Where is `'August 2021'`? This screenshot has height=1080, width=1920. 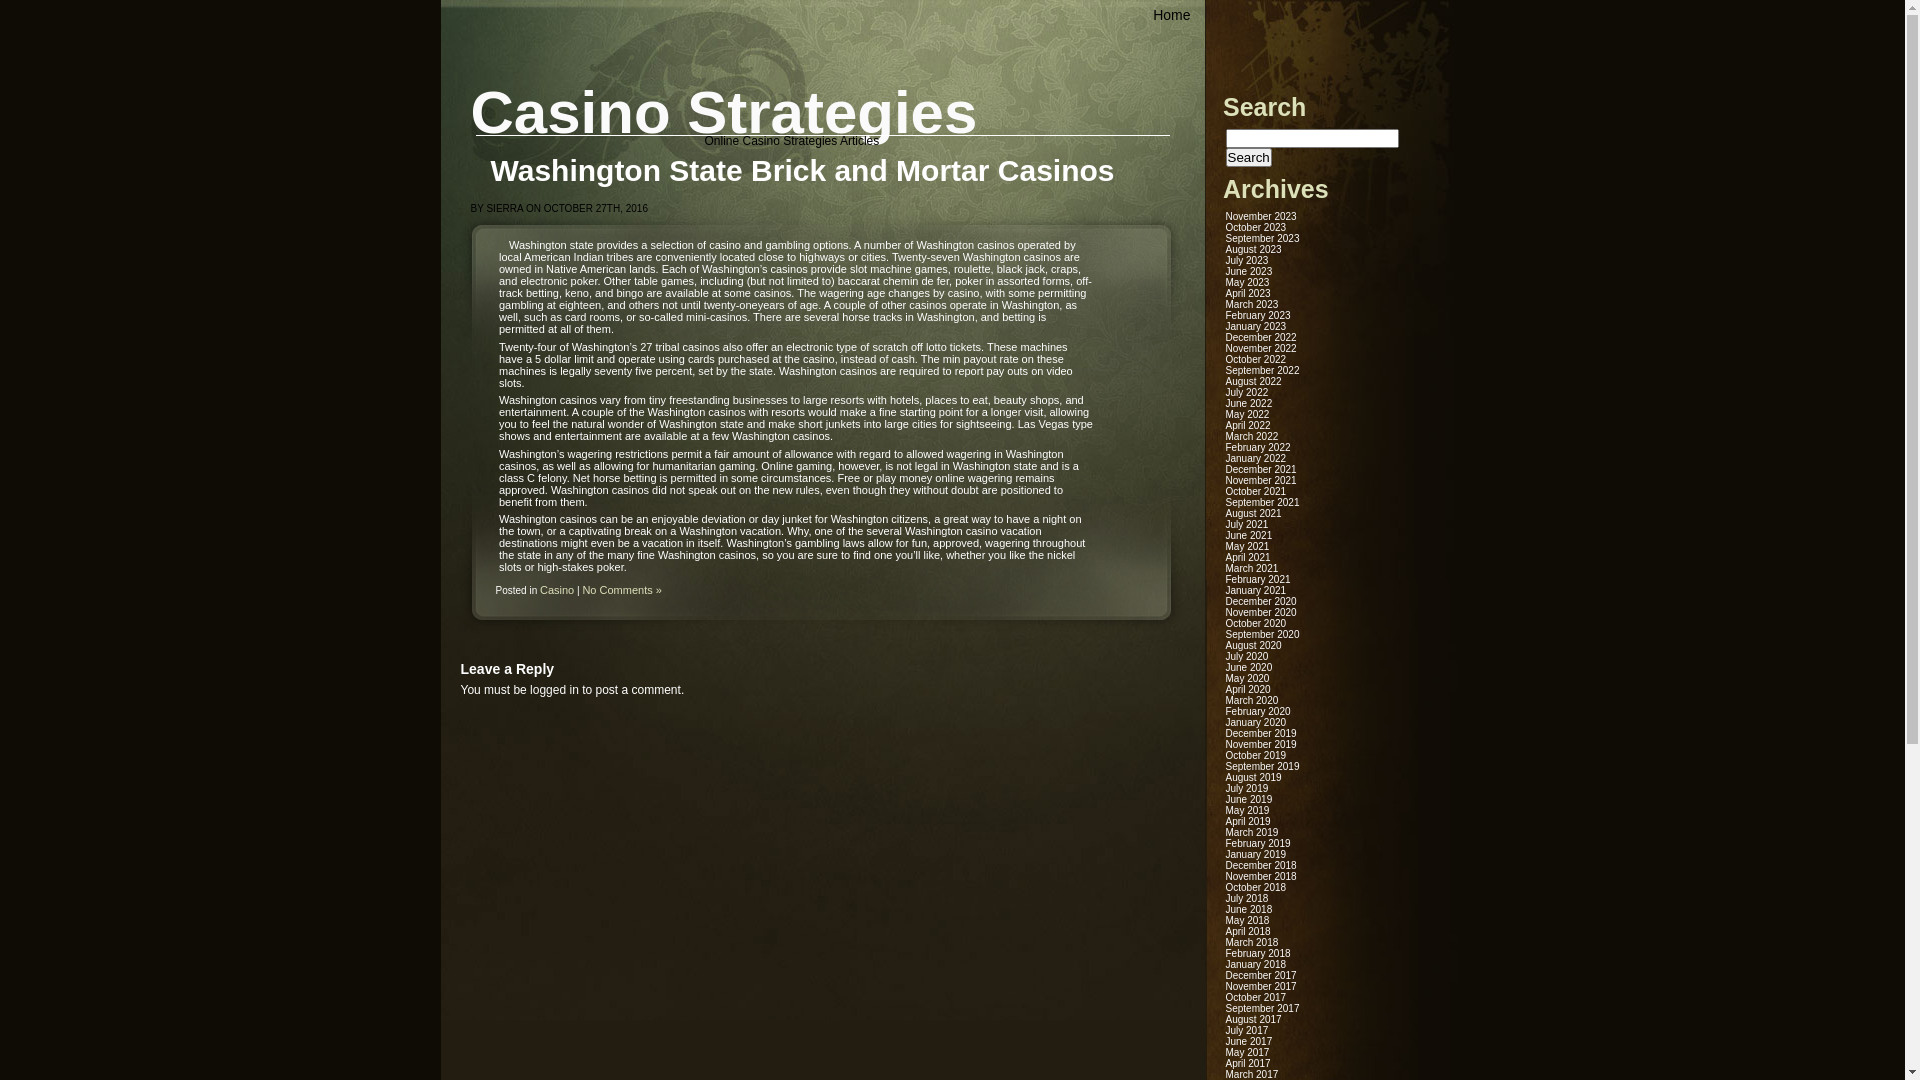
'August 2021' is located at coordinates (1252, 512).